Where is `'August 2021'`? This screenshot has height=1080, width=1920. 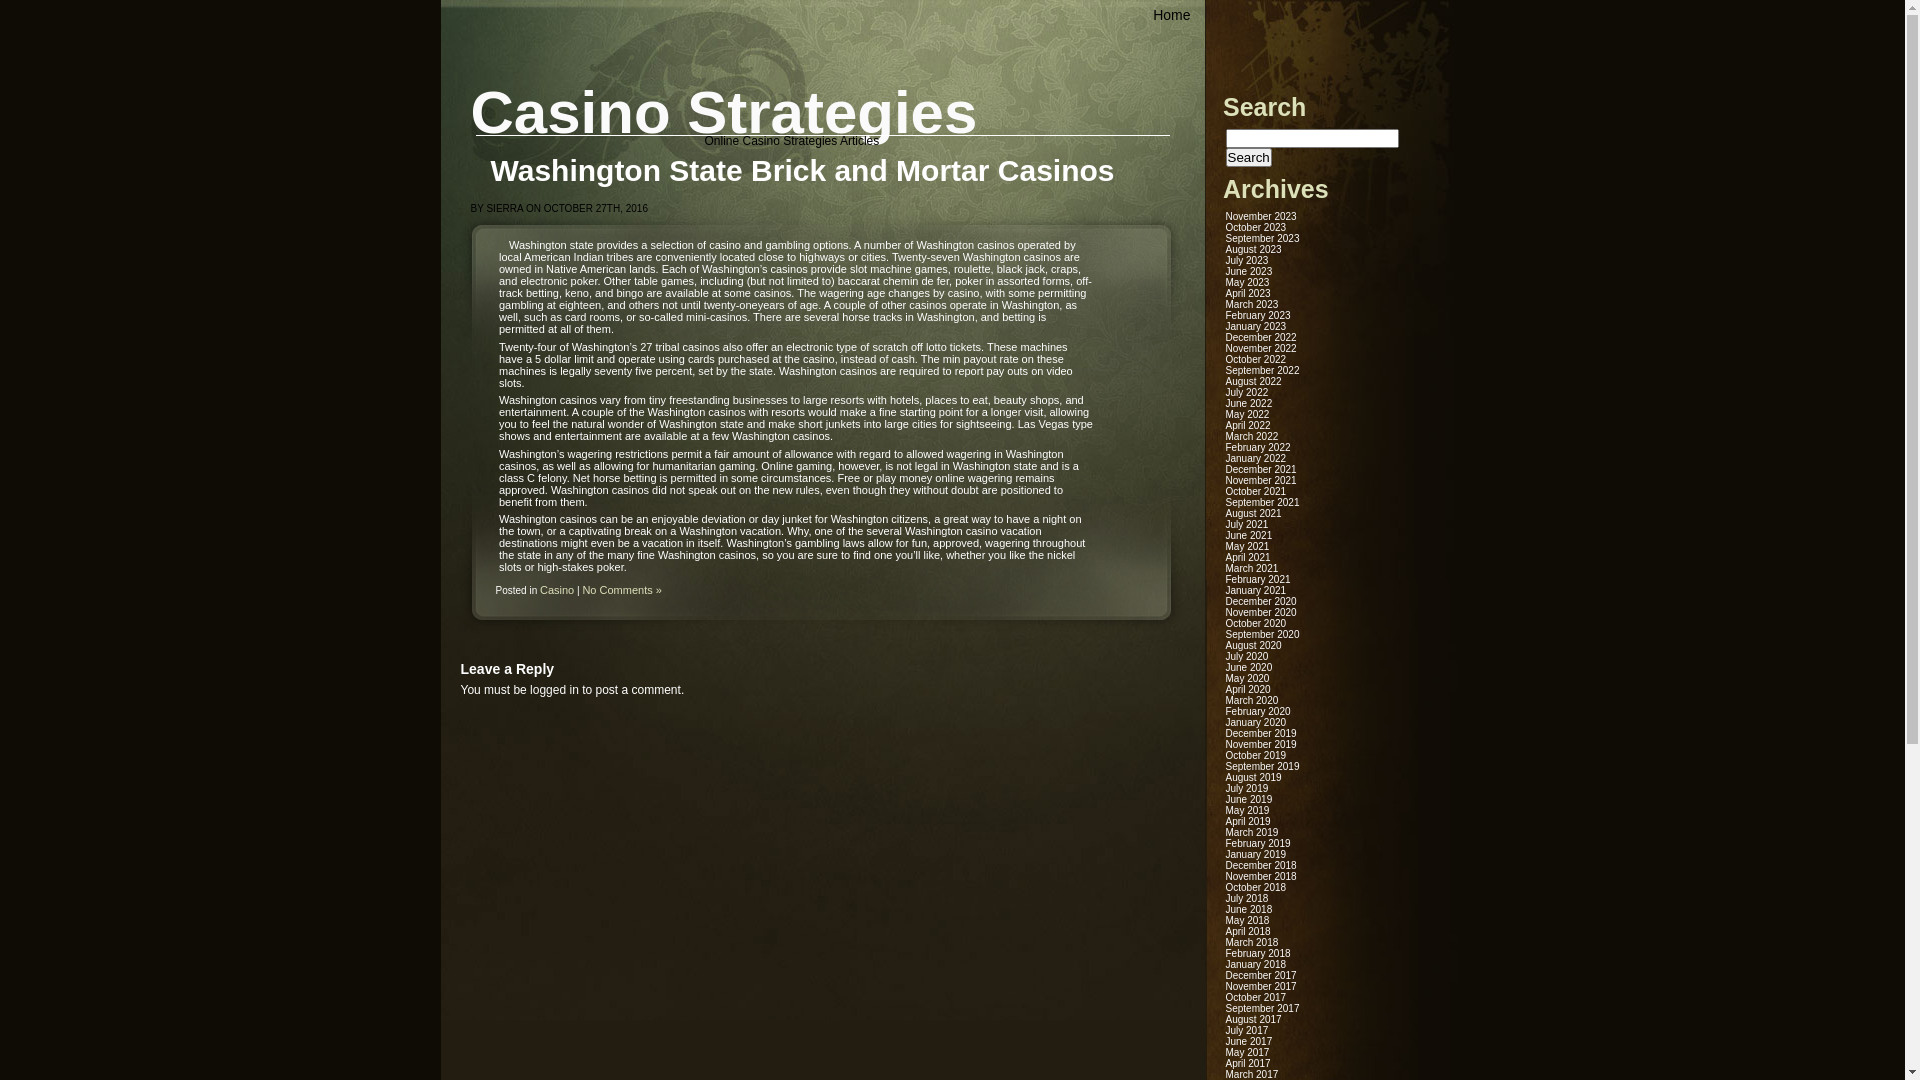
'August 2021' is located at coordinates (1252, 512).